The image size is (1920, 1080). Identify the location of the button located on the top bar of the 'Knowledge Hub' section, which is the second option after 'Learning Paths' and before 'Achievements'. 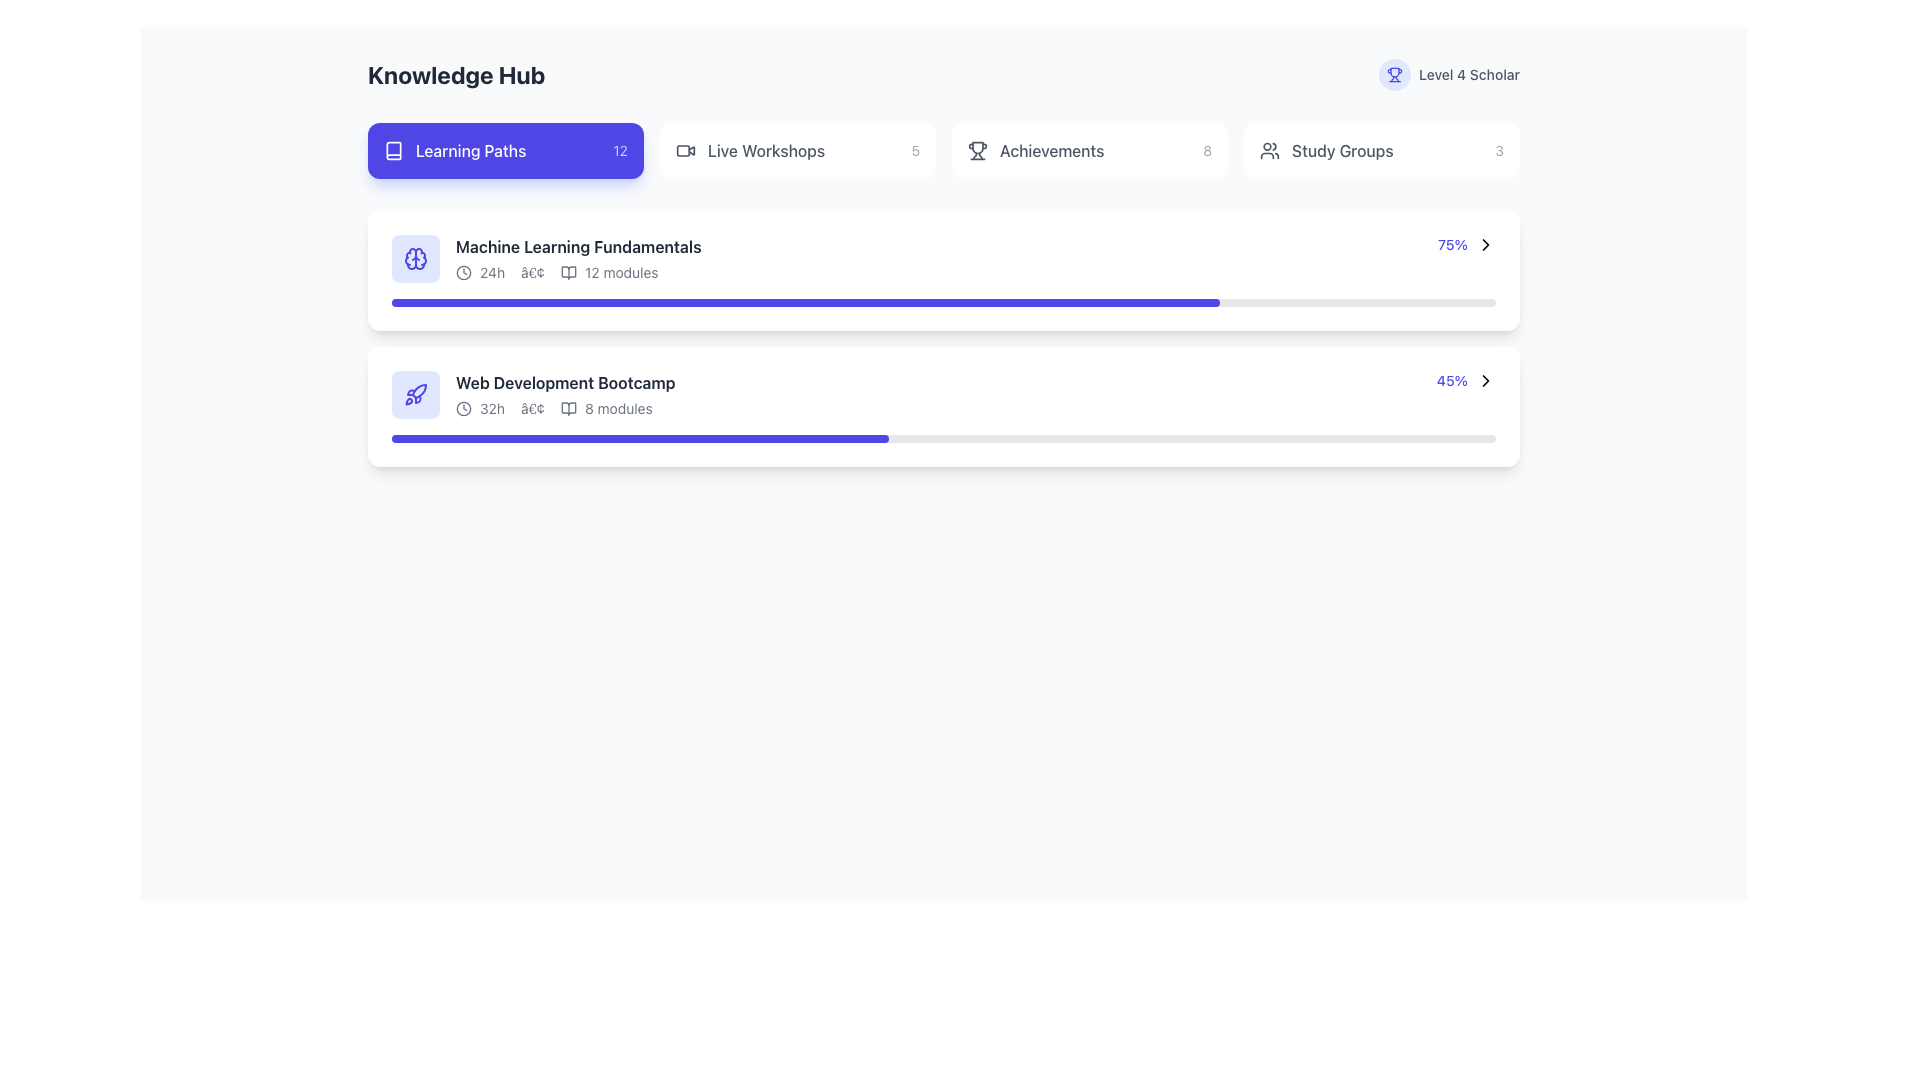
(749, 149).